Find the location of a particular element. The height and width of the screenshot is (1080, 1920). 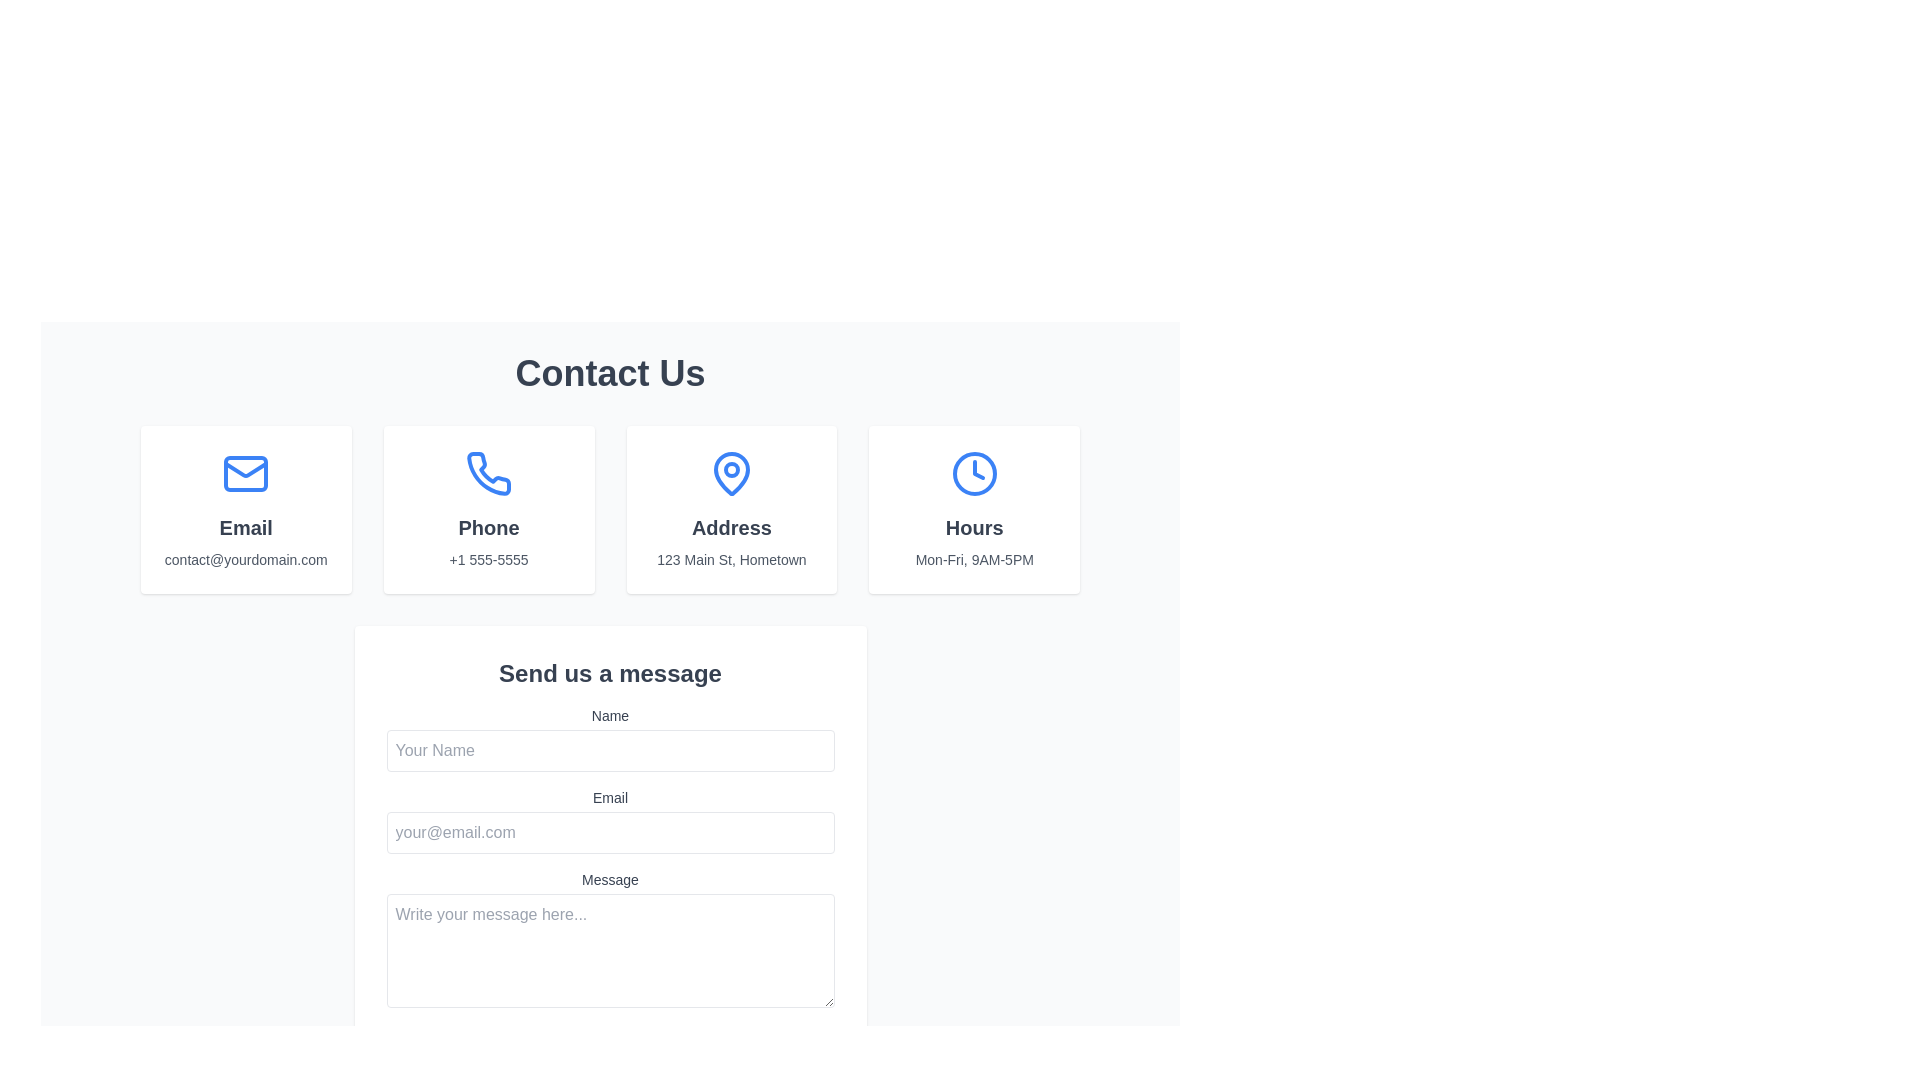

the line or polyline representing the clock hands inside the blue clock icon within the 'Hours' block is located at coordinates (978, 470).